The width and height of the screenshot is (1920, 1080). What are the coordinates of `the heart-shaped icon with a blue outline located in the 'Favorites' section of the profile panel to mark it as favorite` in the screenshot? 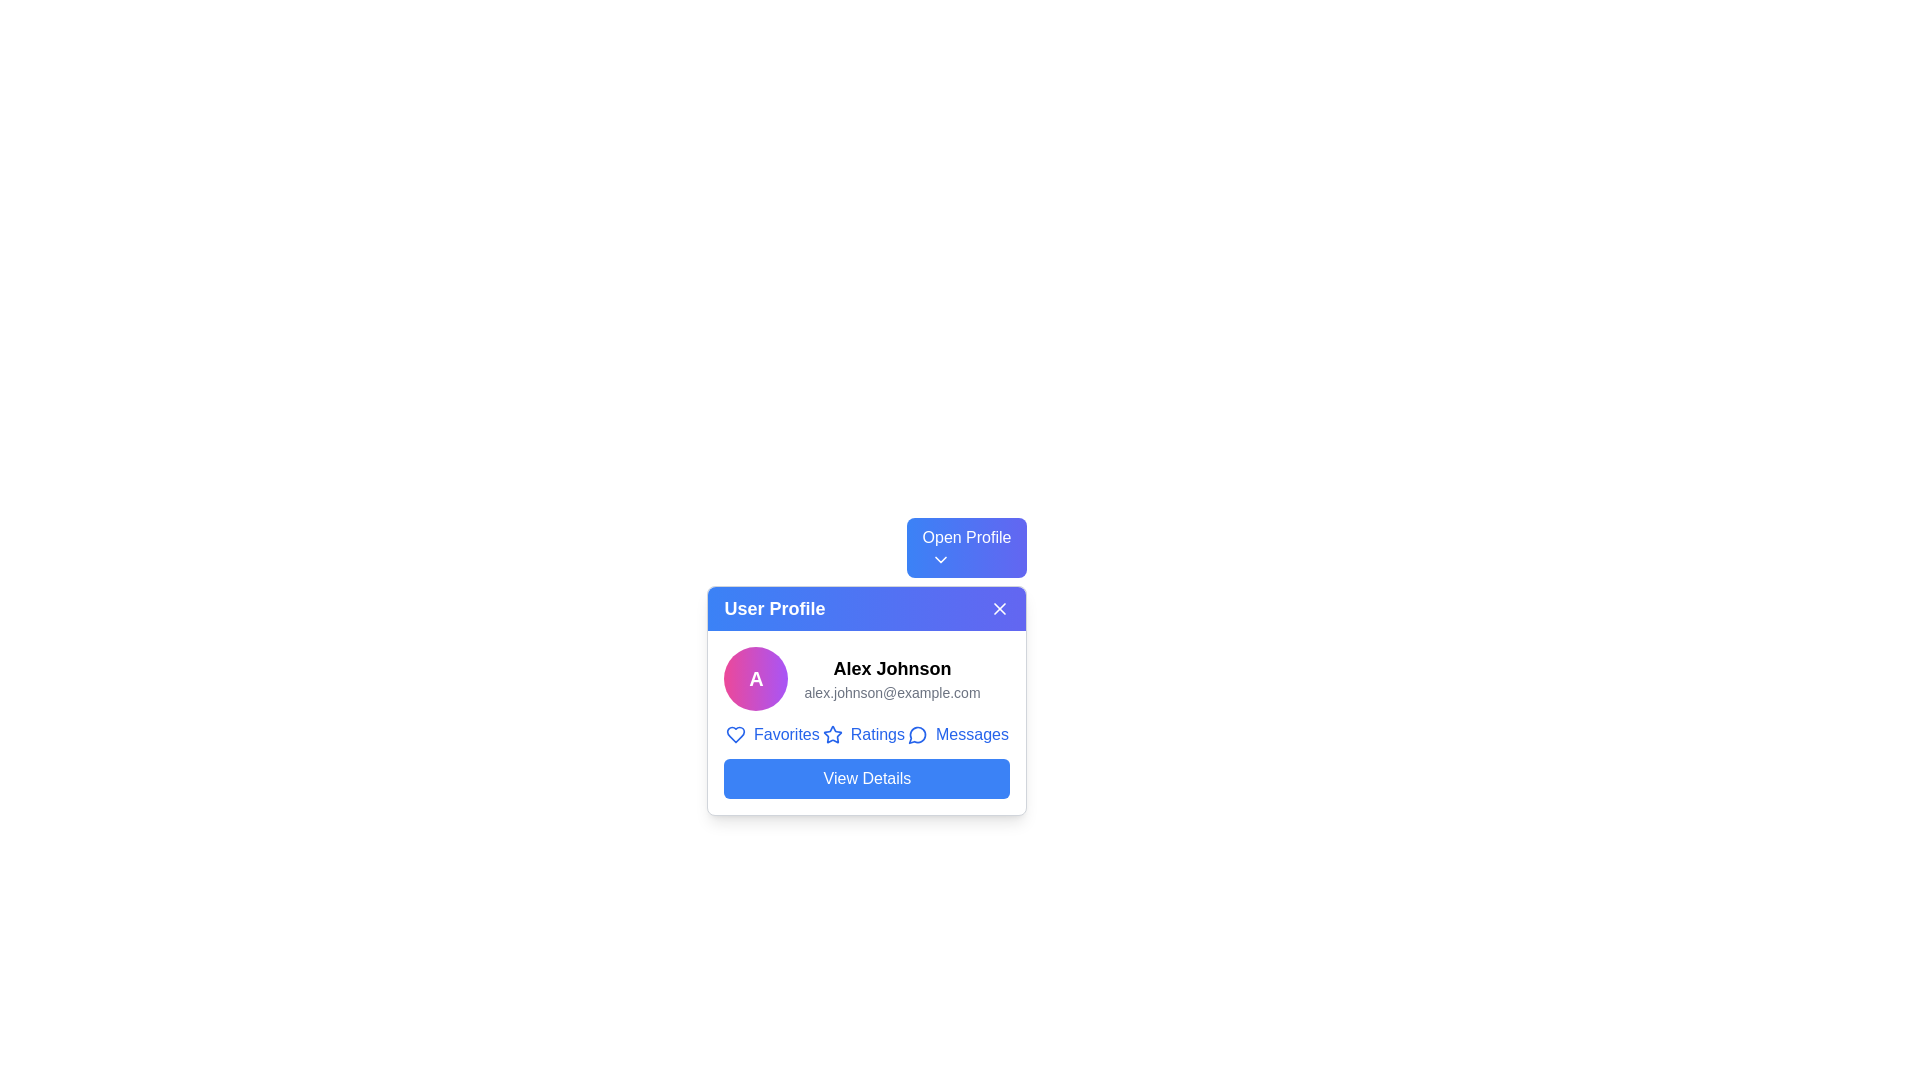 It's located at (734, 735).